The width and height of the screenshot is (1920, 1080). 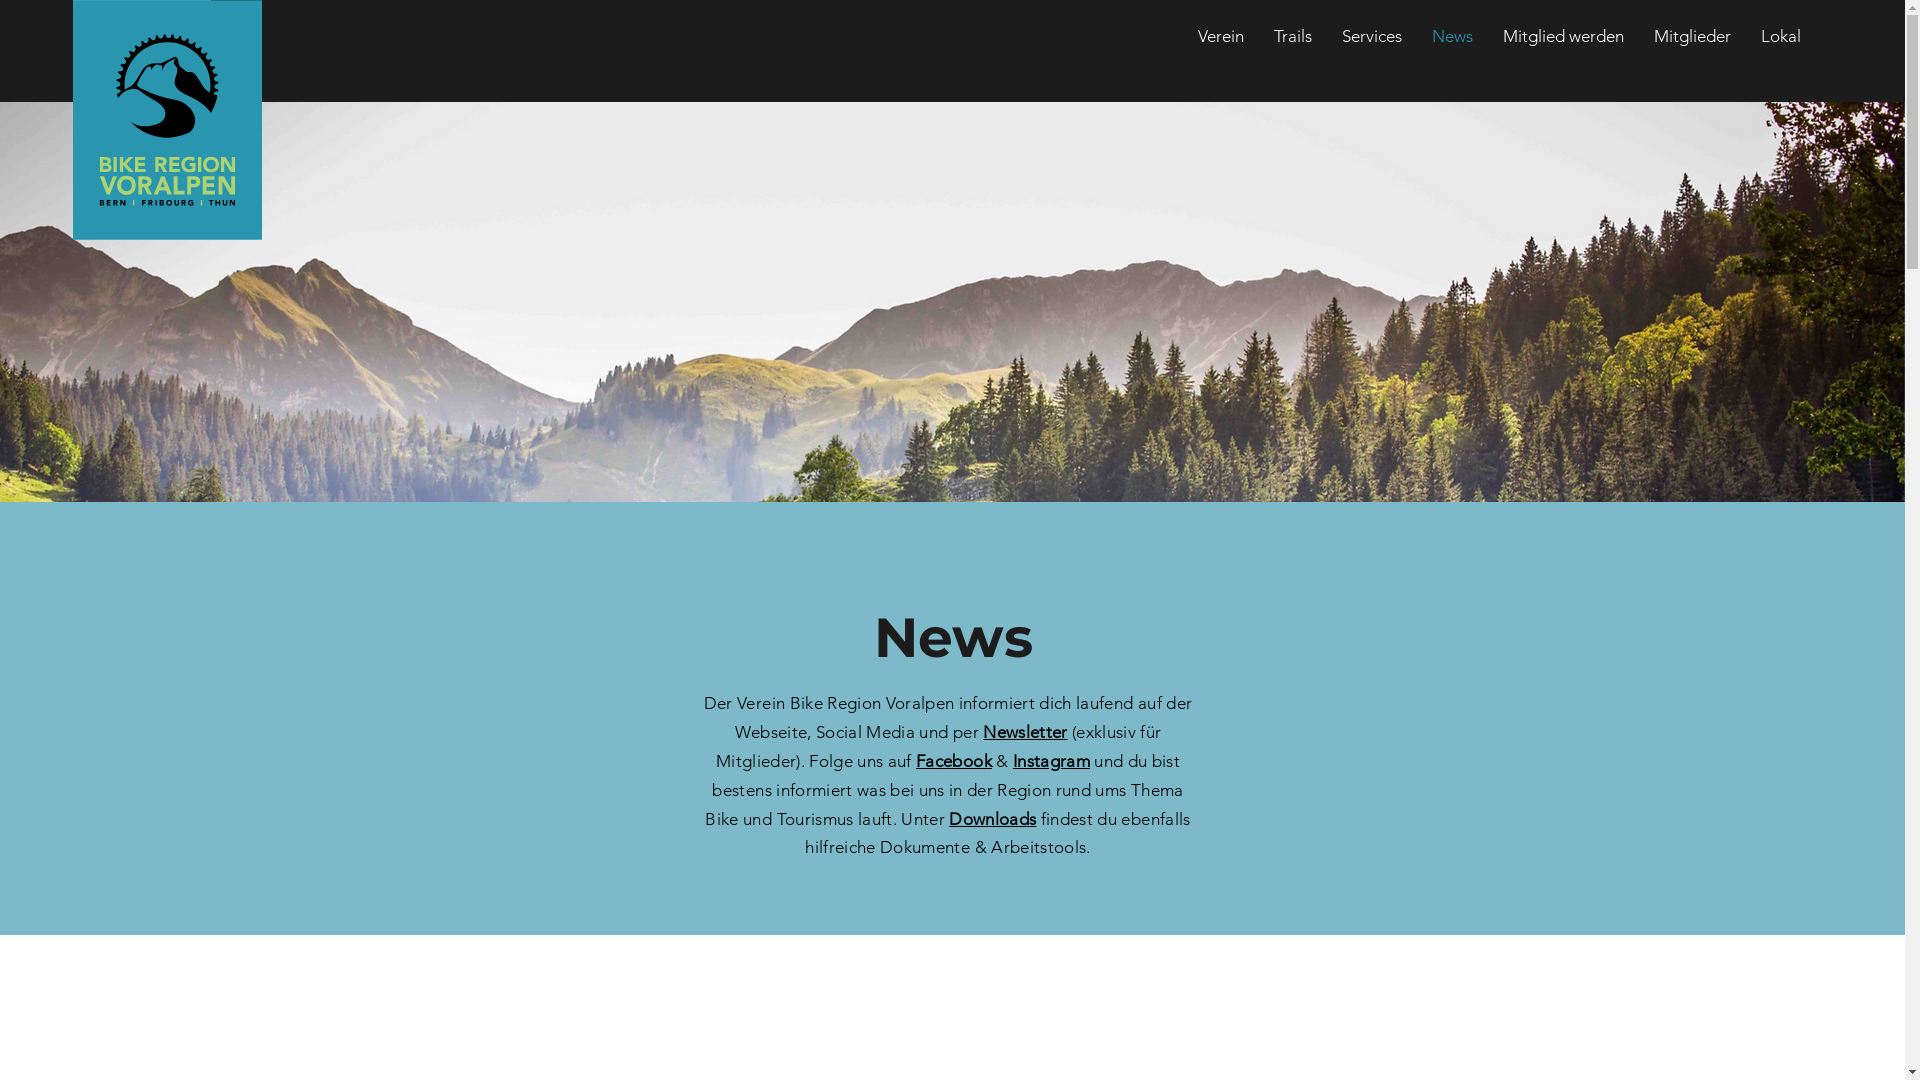 I want to click on 'News', so click(x=1415, y=49).